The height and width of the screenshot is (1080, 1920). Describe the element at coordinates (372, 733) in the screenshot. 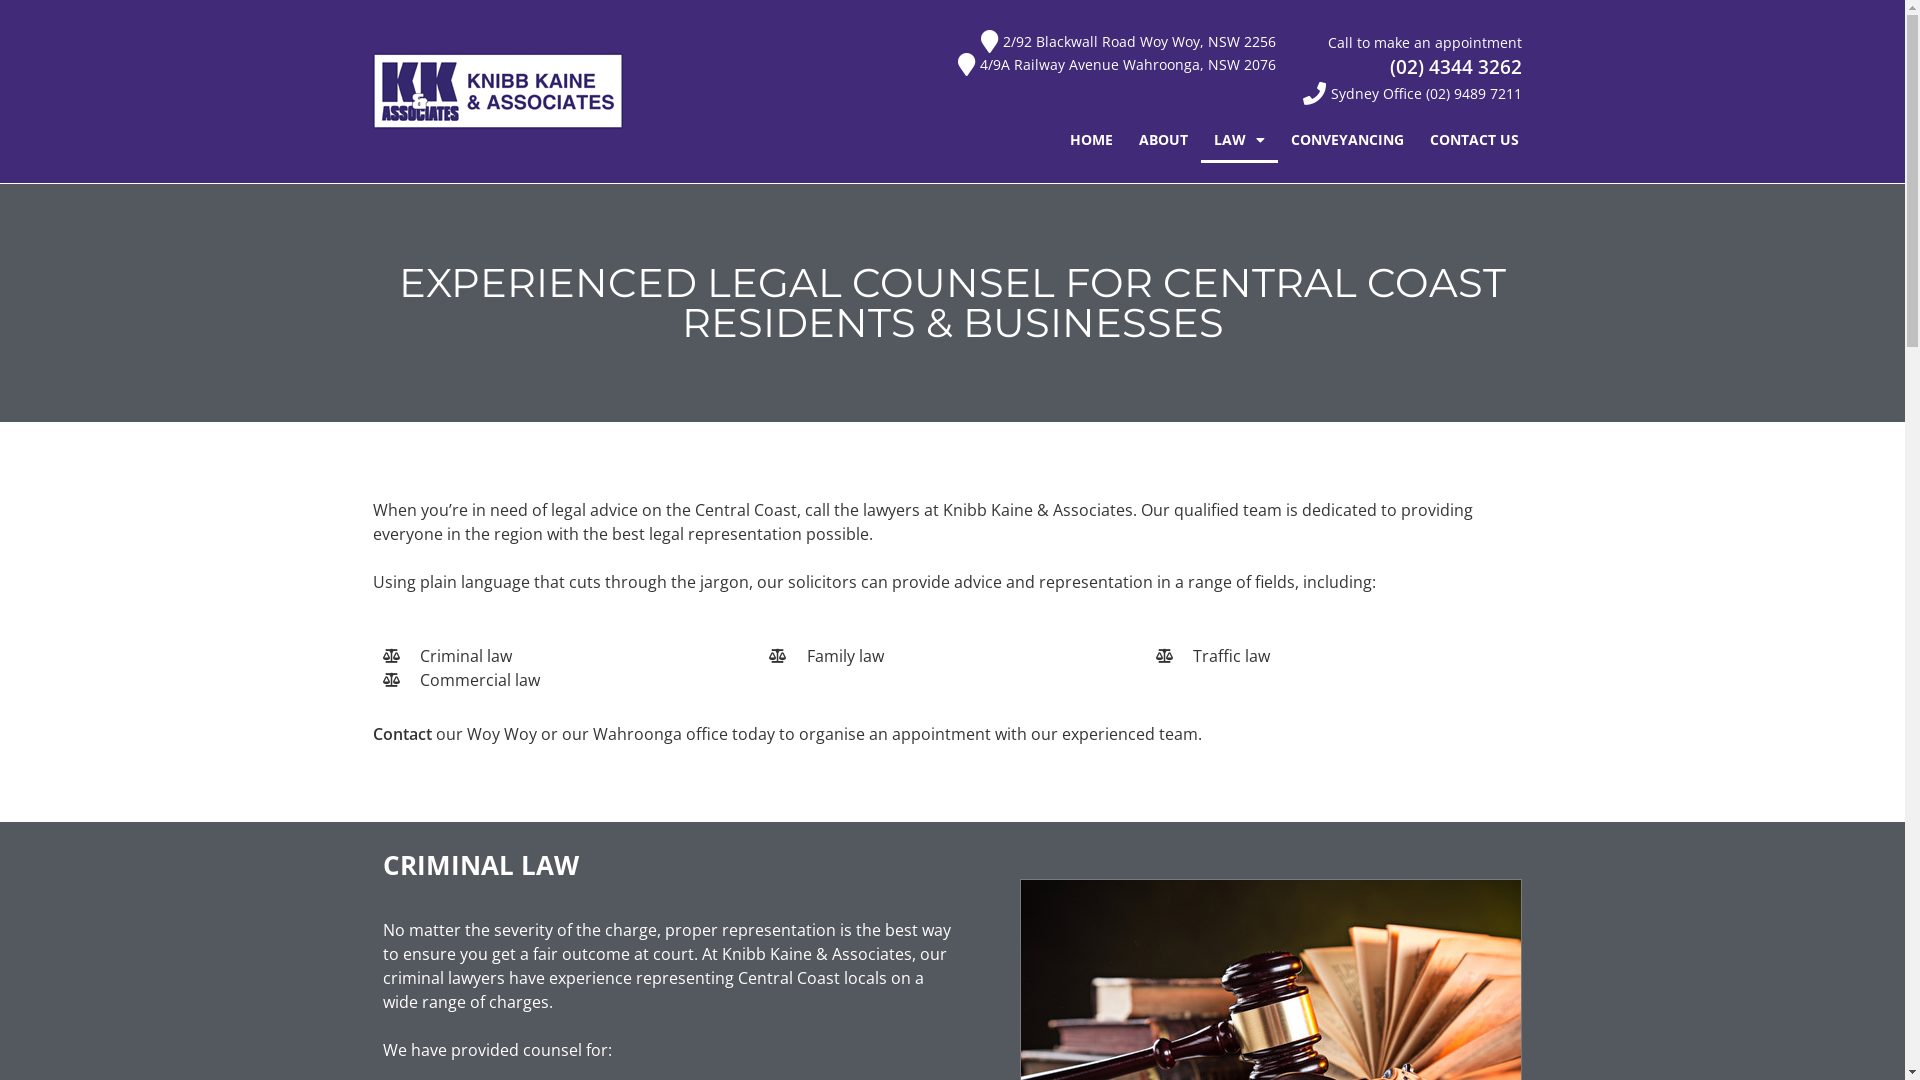

I see `'Contact'` at that location.